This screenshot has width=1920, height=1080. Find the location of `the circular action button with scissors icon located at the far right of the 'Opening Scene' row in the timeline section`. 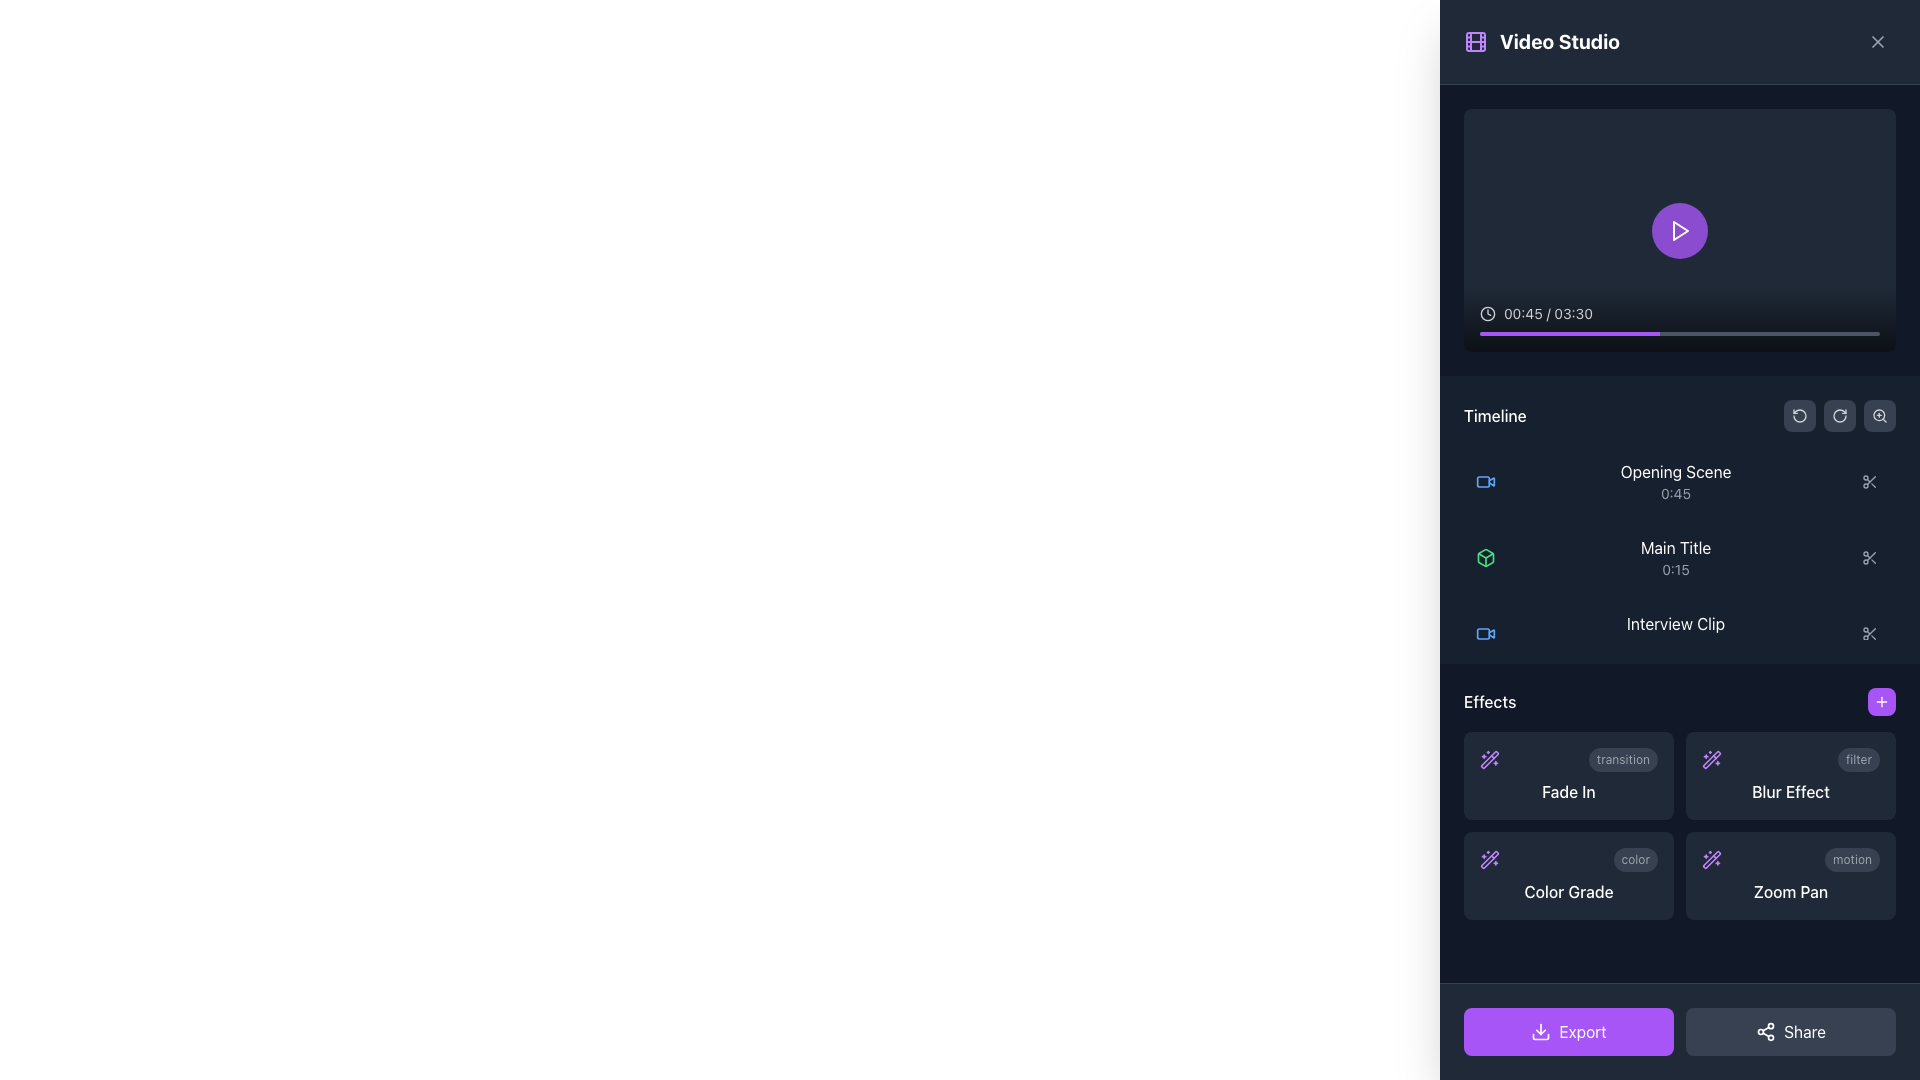

the circular action button with scissors icon located at the far right of the 'Opening Scene' row in the timeline section is located at coordinates (1869, 482).